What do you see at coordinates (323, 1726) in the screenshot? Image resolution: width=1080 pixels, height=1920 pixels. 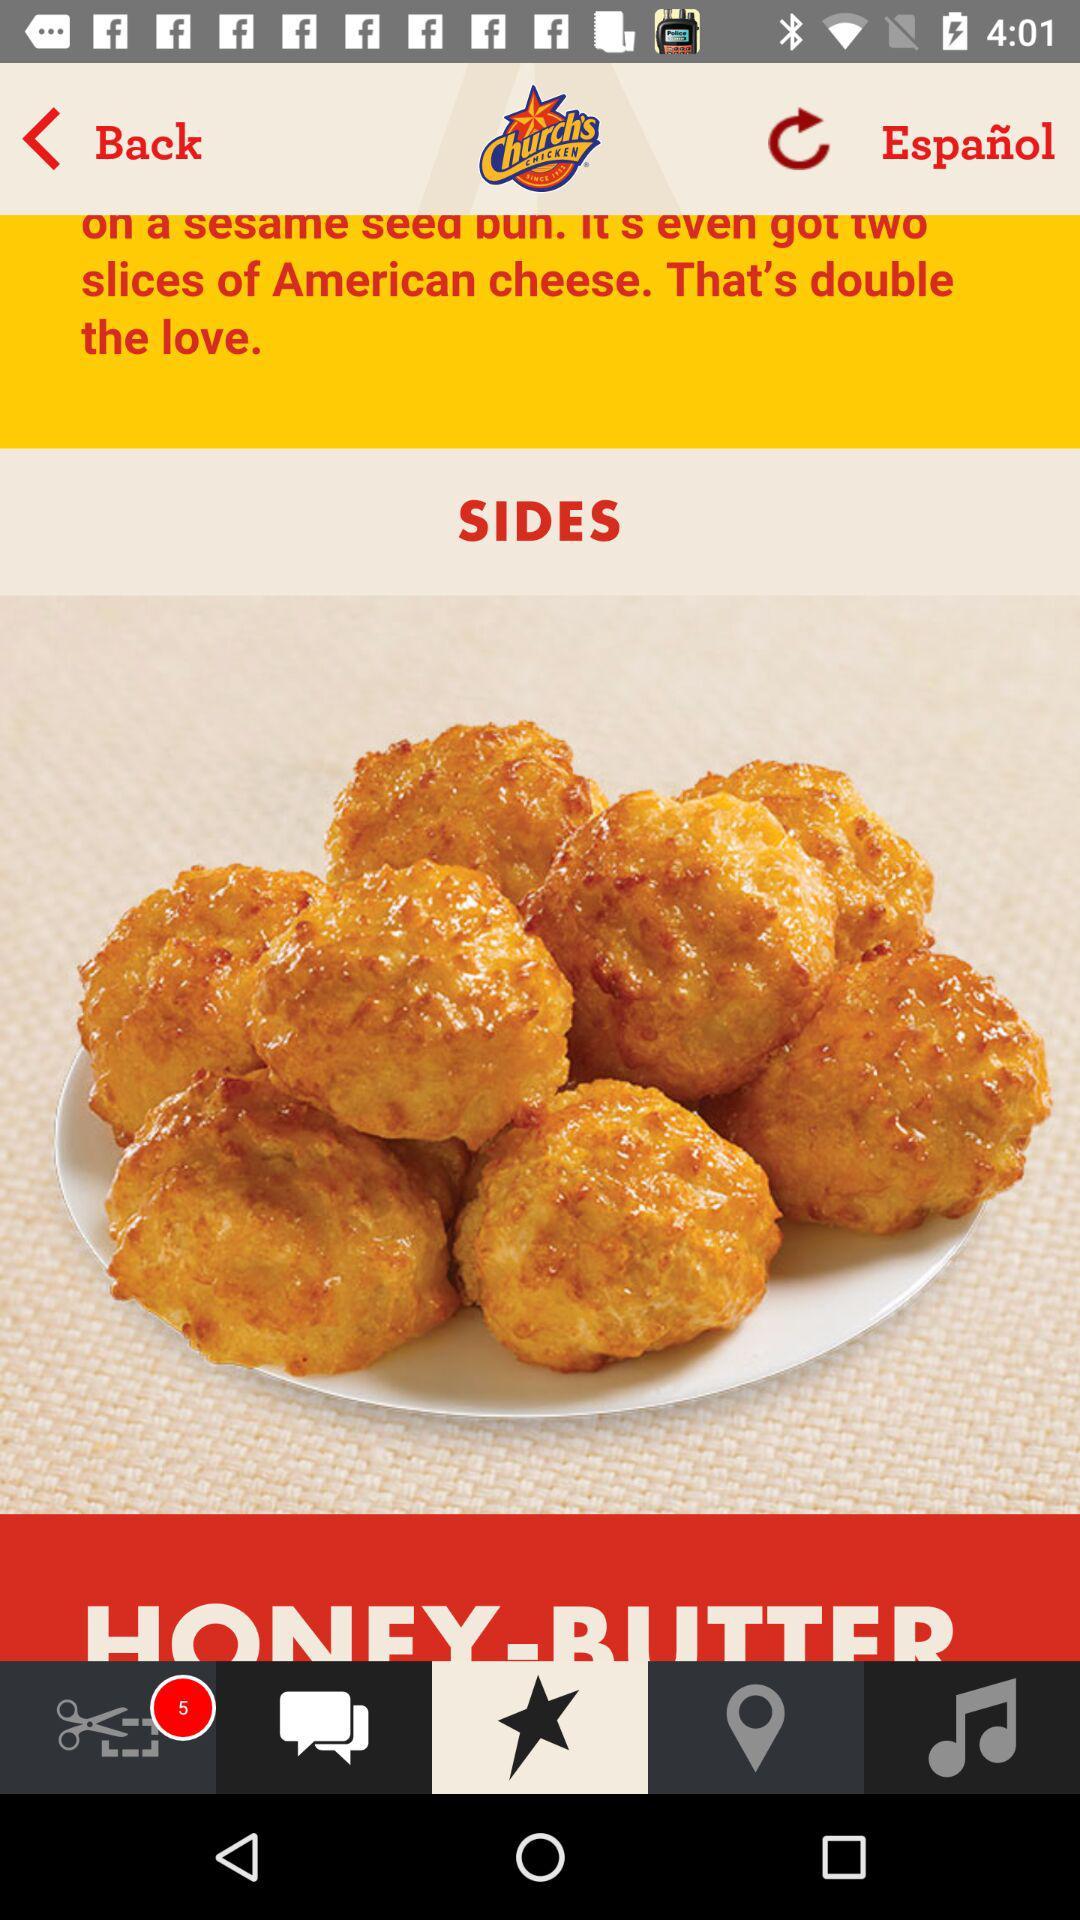 I see `the chat icon` at bounding box center [323, 1726].